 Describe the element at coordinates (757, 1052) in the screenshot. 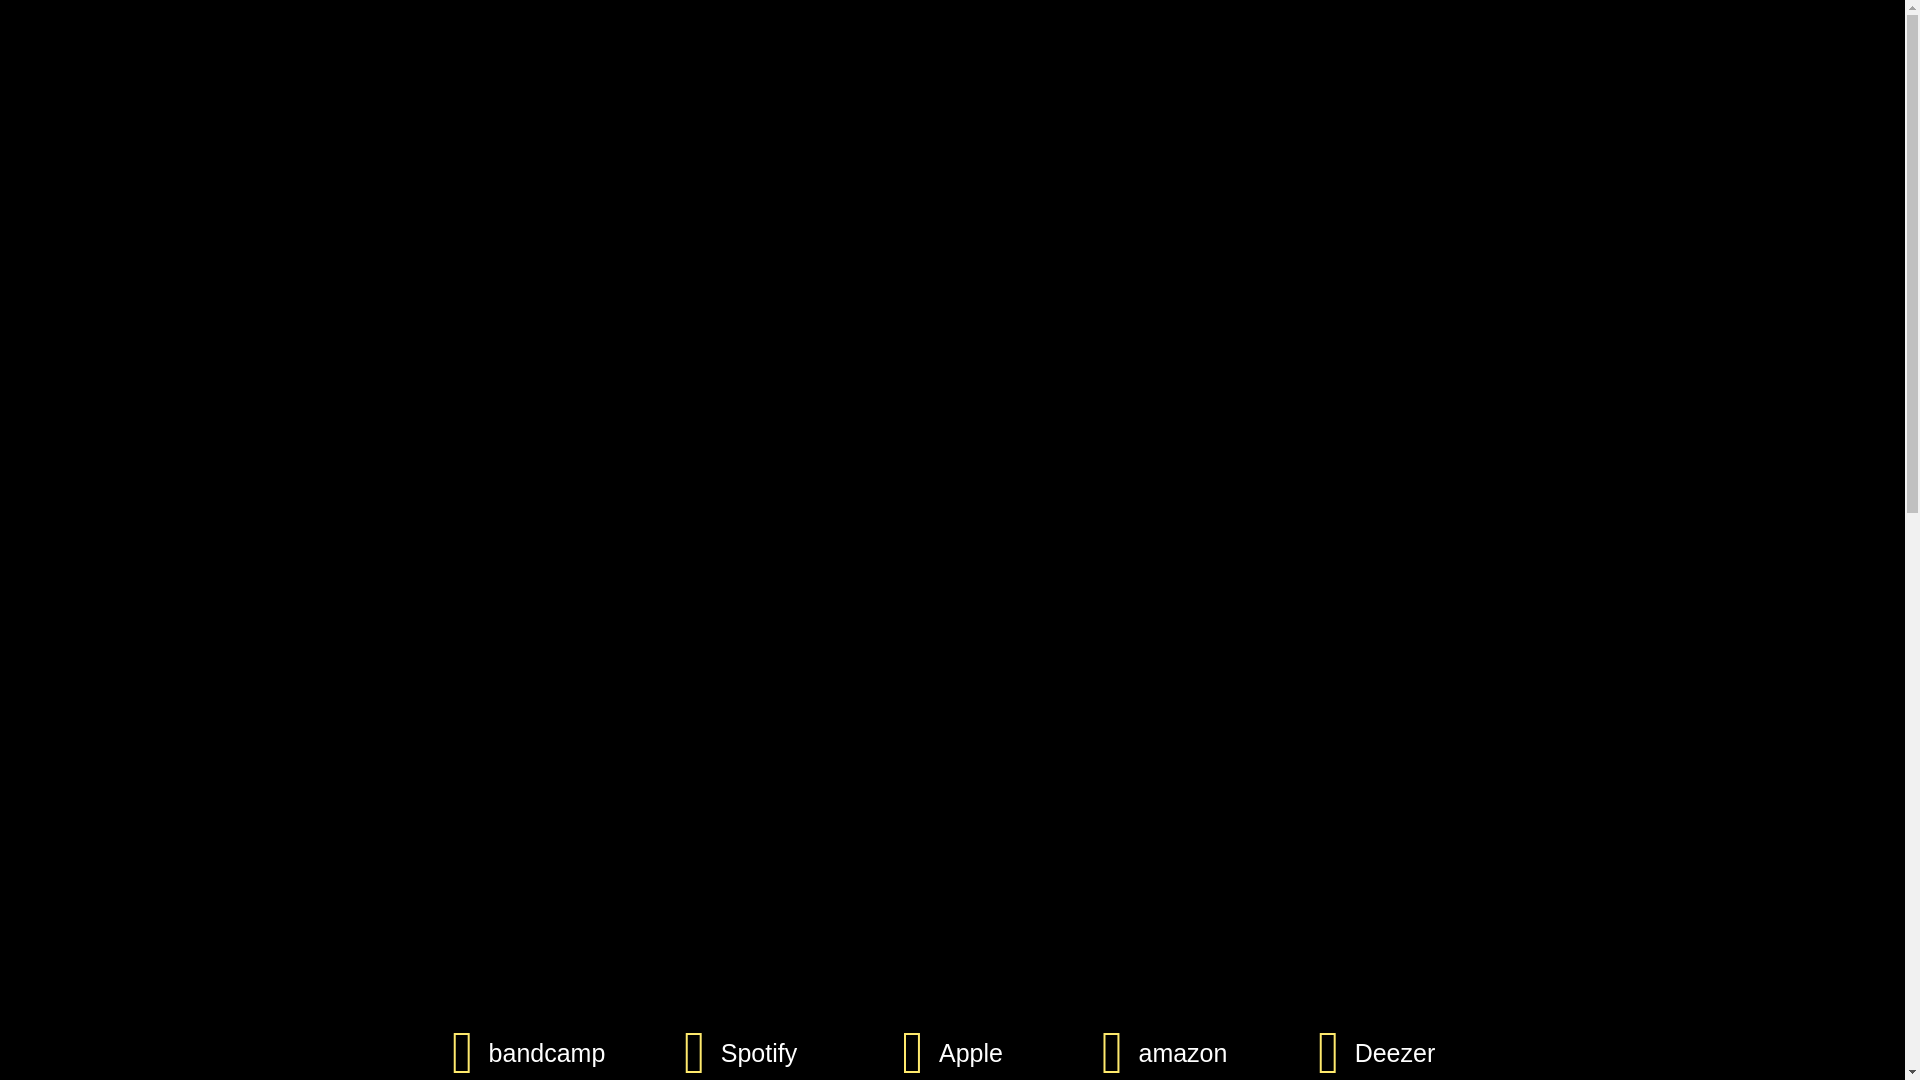

I see `'Spotify'` at that location.